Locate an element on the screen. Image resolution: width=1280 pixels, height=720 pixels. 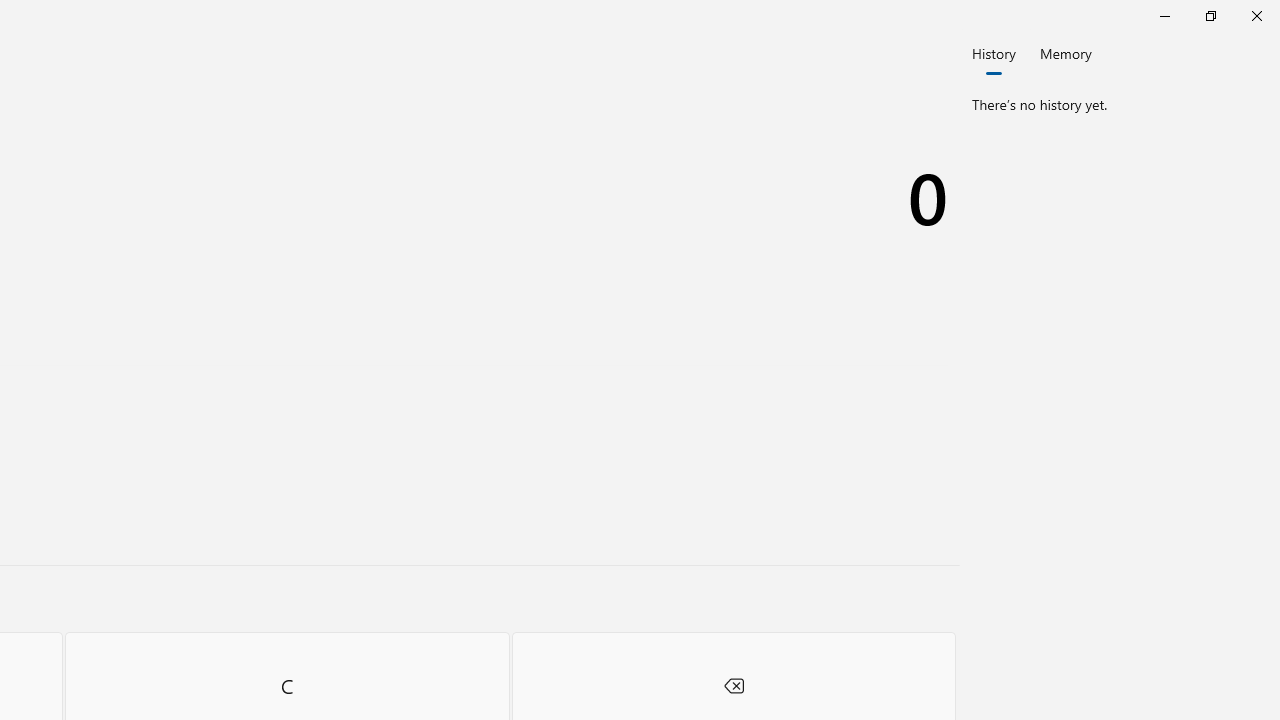
'Close Calculator' is located at coordinates (1255, 15).